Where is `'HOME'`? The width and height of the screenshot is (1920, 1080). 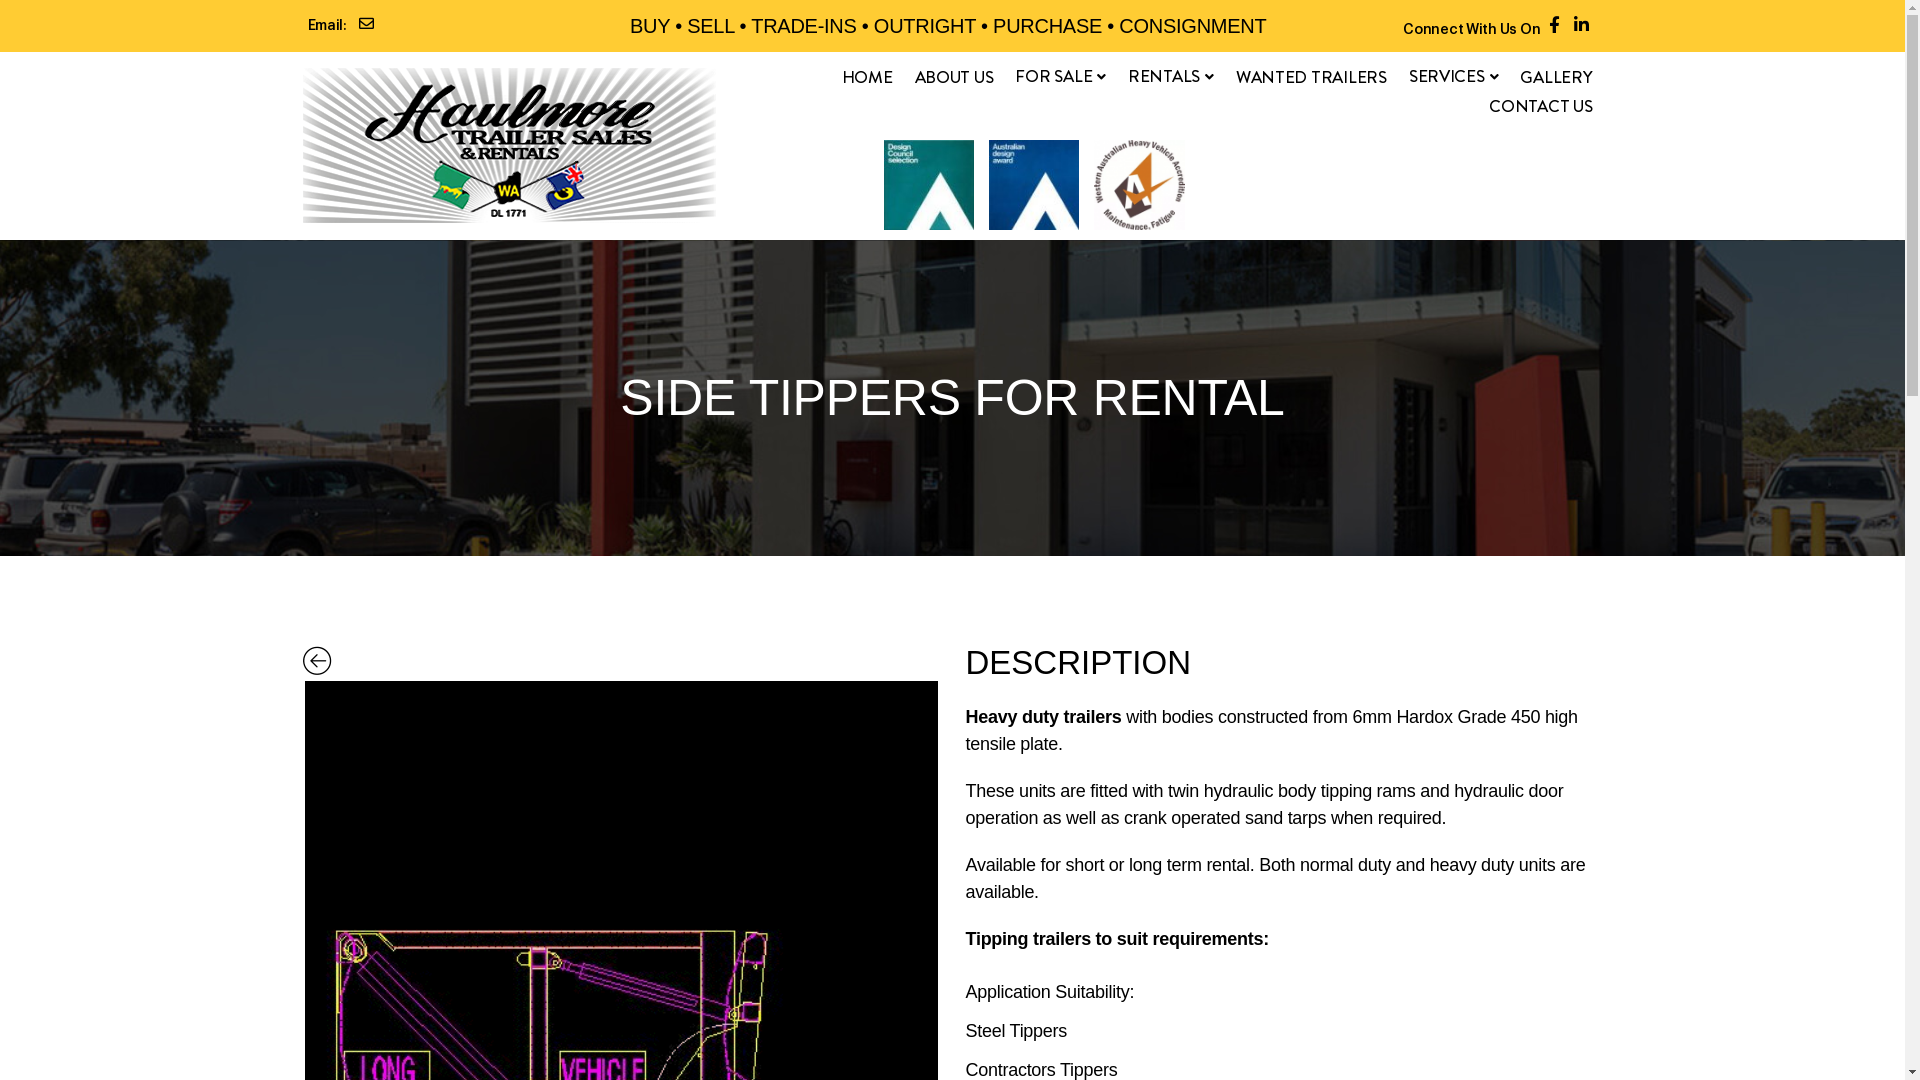
'HOME' is located at coordinates (841, 76).